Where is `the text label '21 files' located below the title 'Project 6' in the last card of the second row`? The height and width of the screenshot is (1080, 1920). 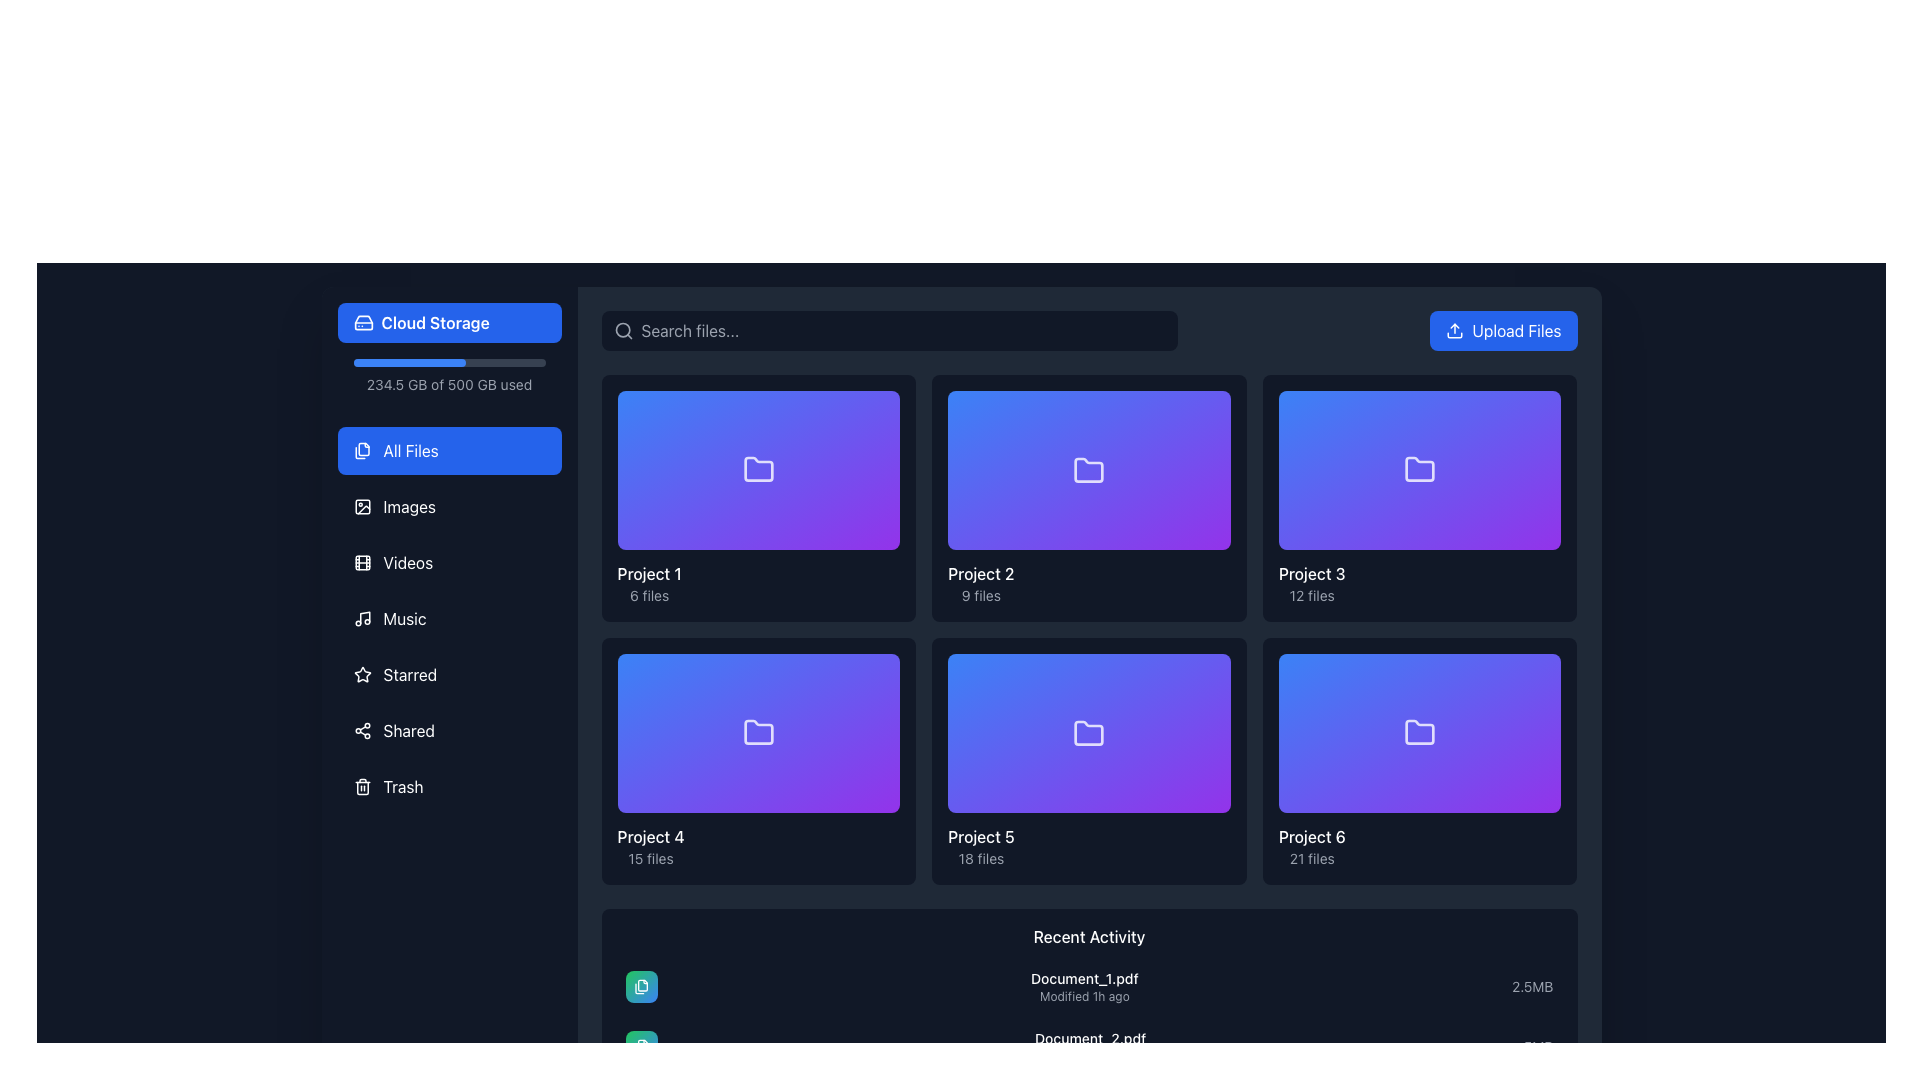
the text label '21 files' located below the title 'Project 6' in the last card of the second row is located at coordinates (1312, 858).